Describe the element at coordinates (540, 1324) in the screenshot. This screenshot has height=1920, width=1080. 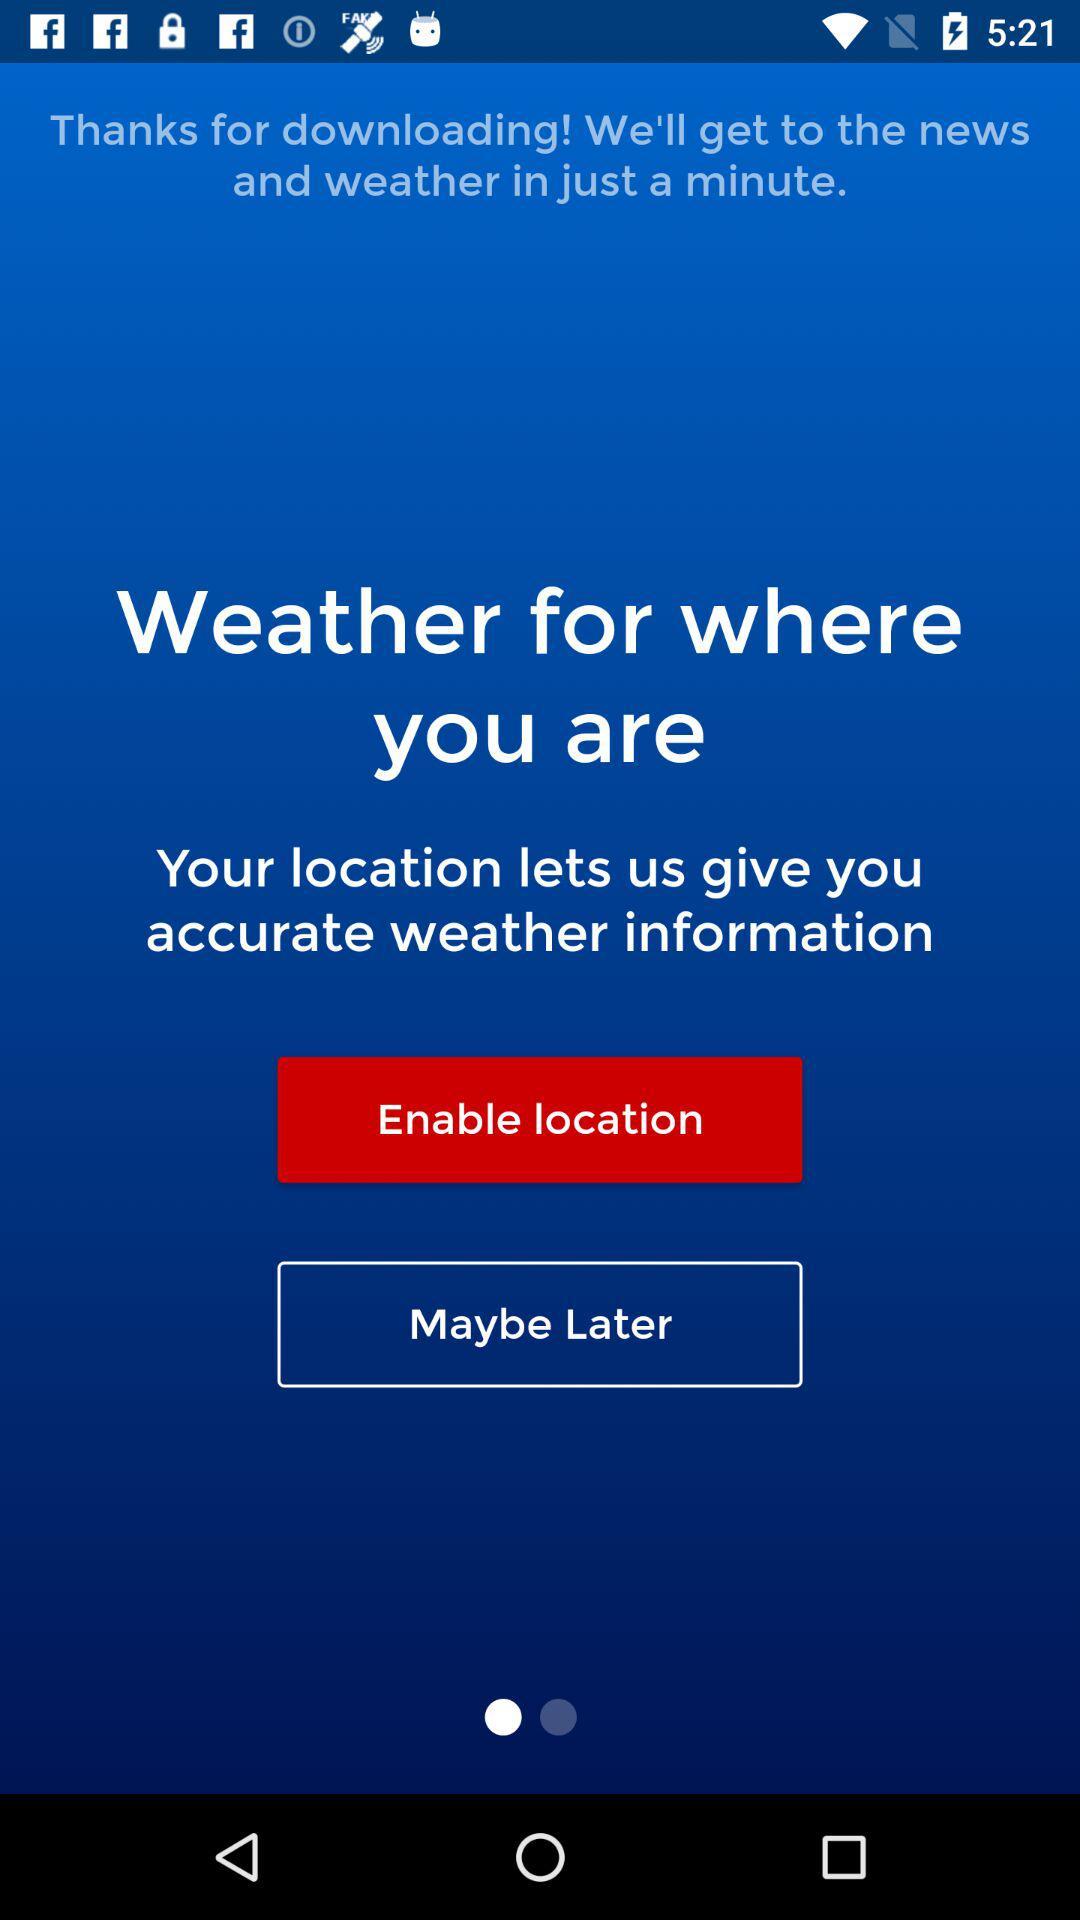
I see `the icon below enable location` at that location.